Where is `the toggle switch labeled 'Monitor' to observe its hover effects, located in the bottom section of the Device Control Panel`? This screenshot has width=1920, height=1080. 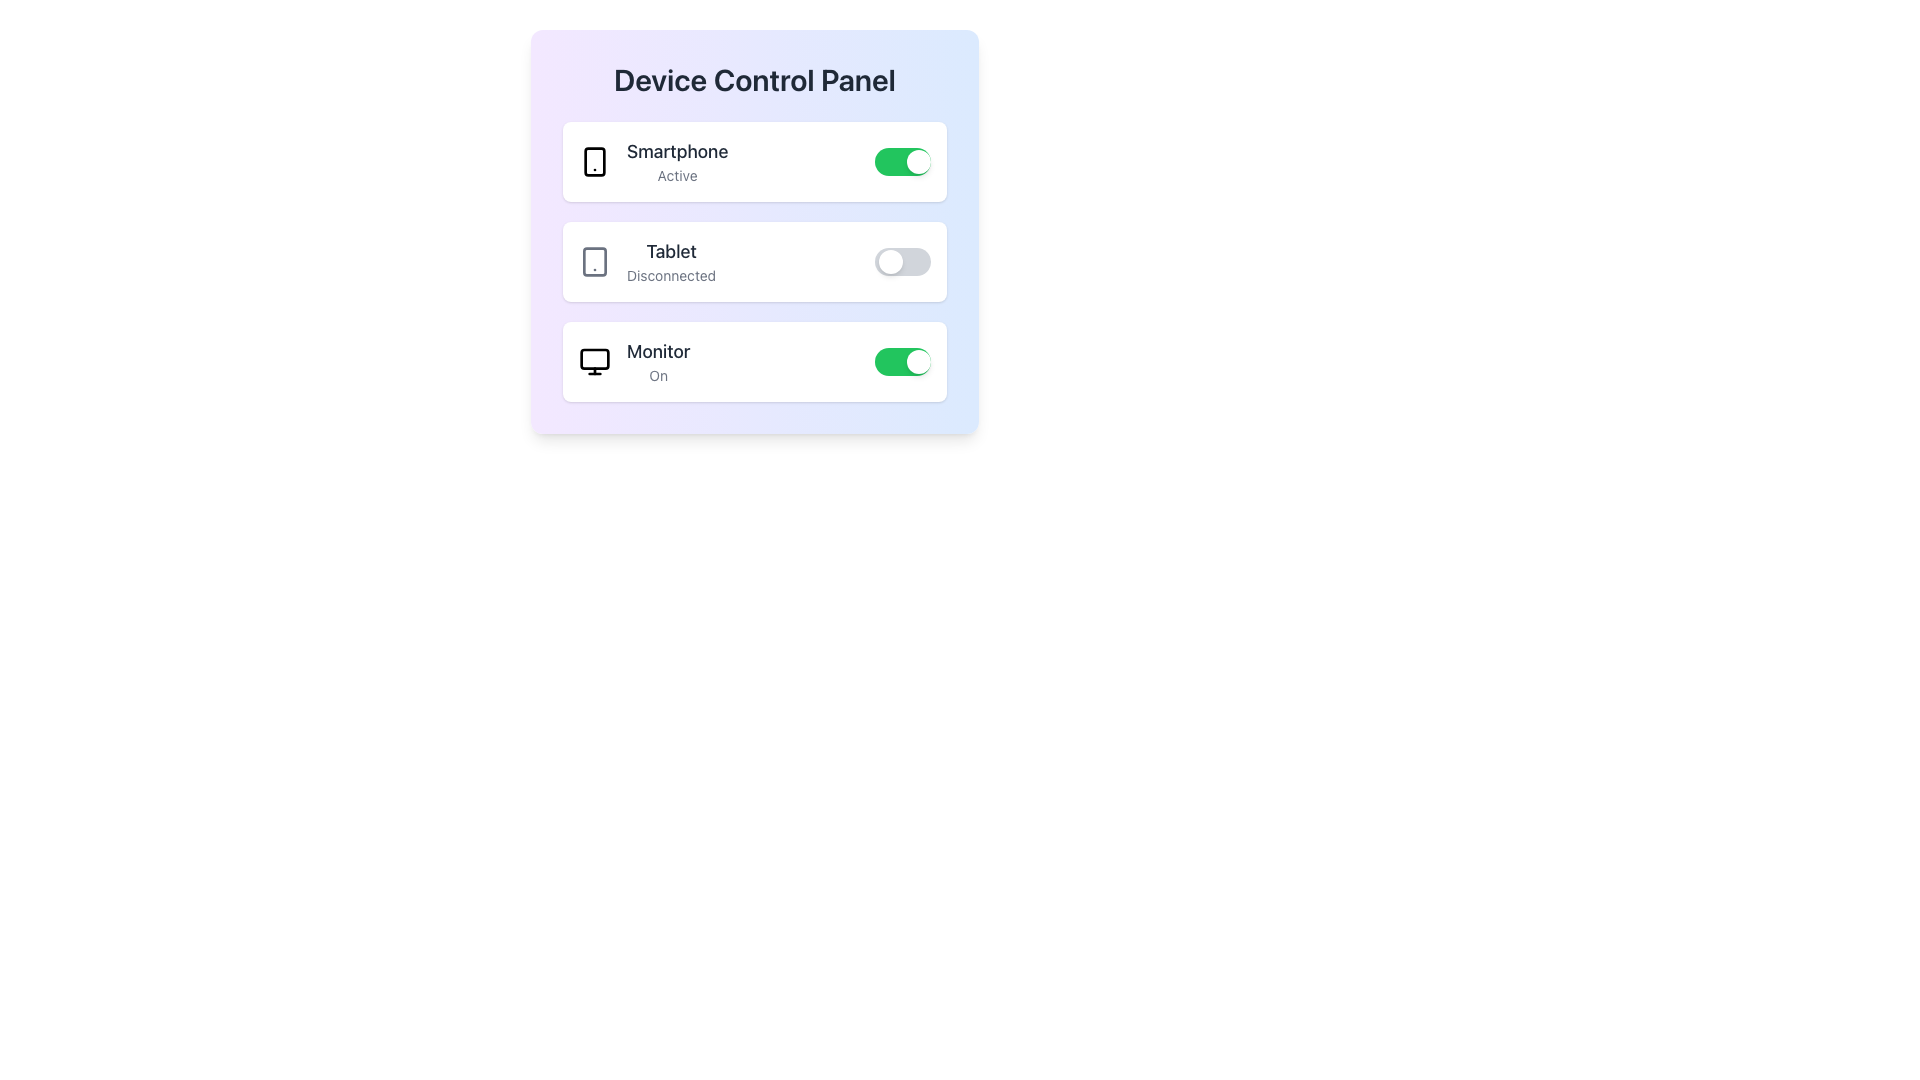
the toggle switch labeled 'Monitor' to observe its hover effects, located in the bottom section of the Device Control Panel is located at coordinates (901, 362).